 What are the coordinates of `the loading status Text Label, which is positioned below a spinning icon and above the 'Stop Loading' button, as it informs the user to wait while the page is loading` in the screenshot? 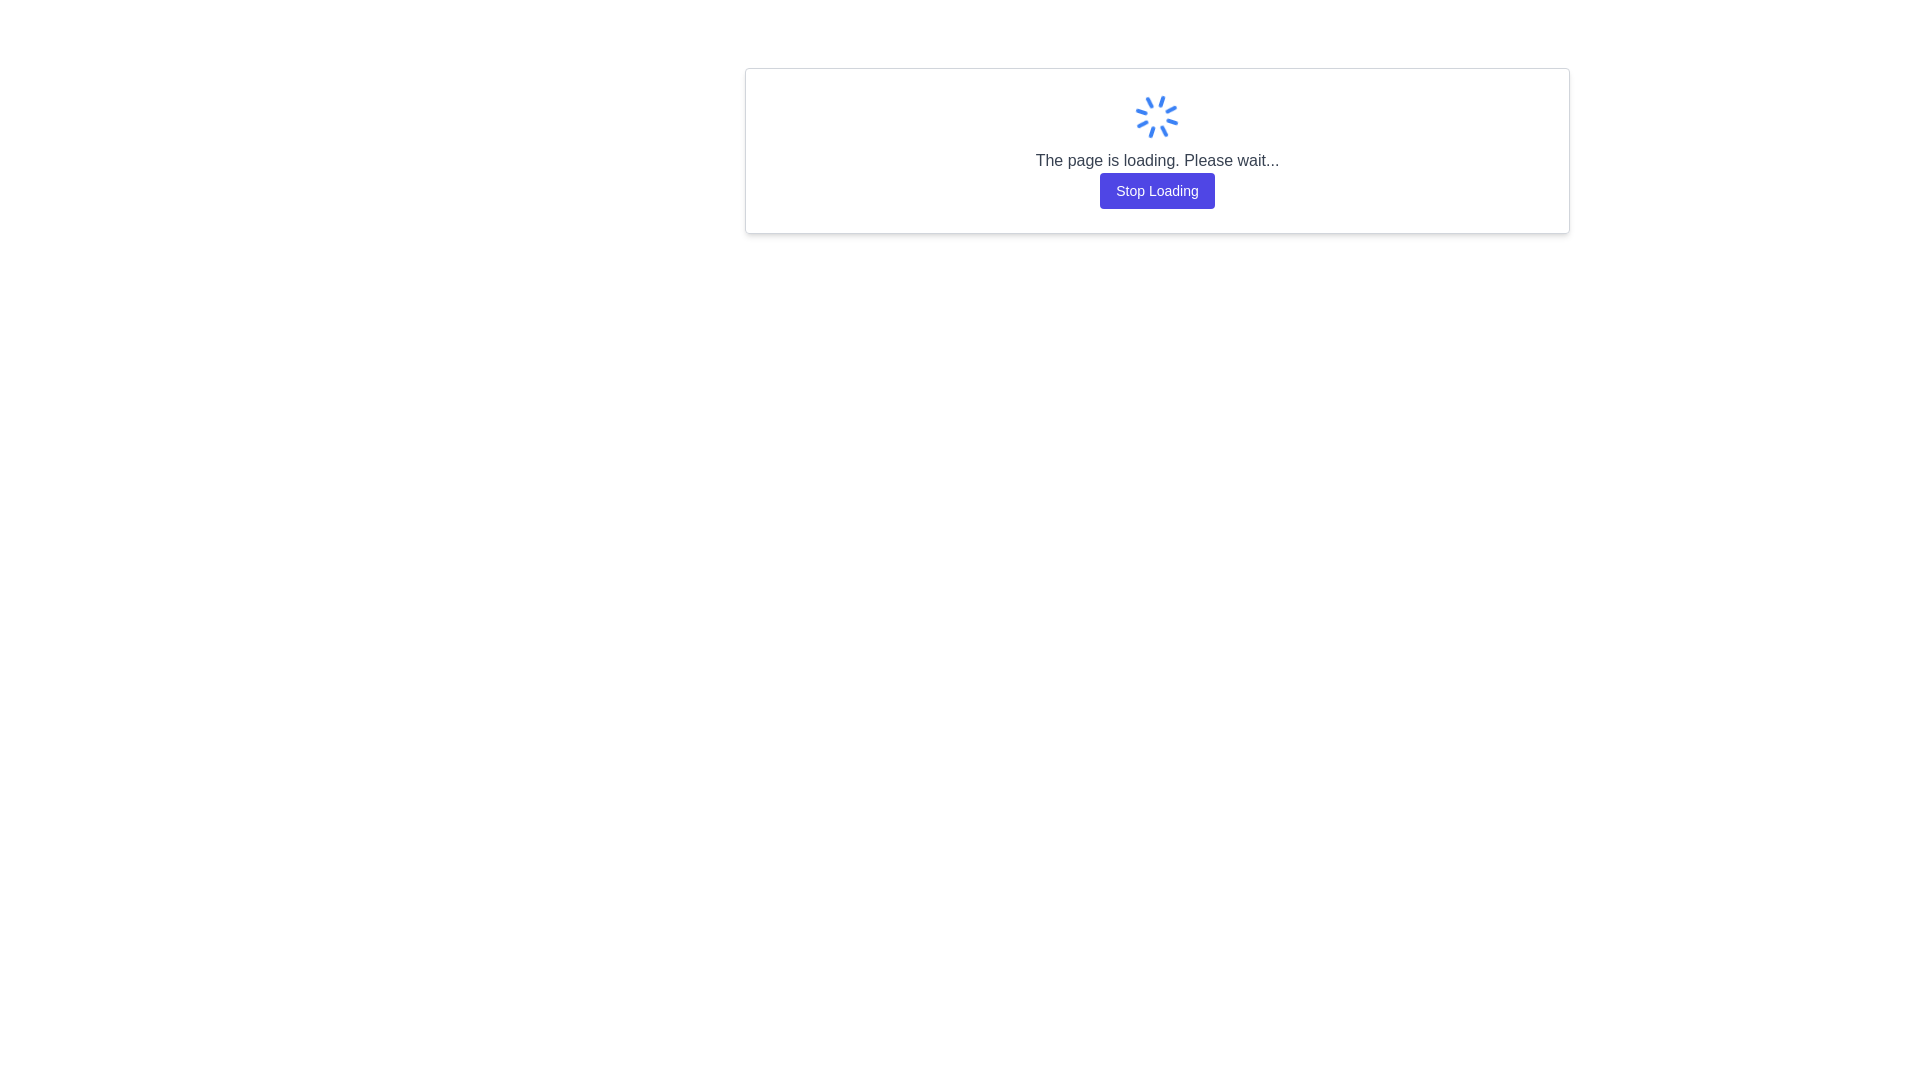 It's located at (1157, 160).